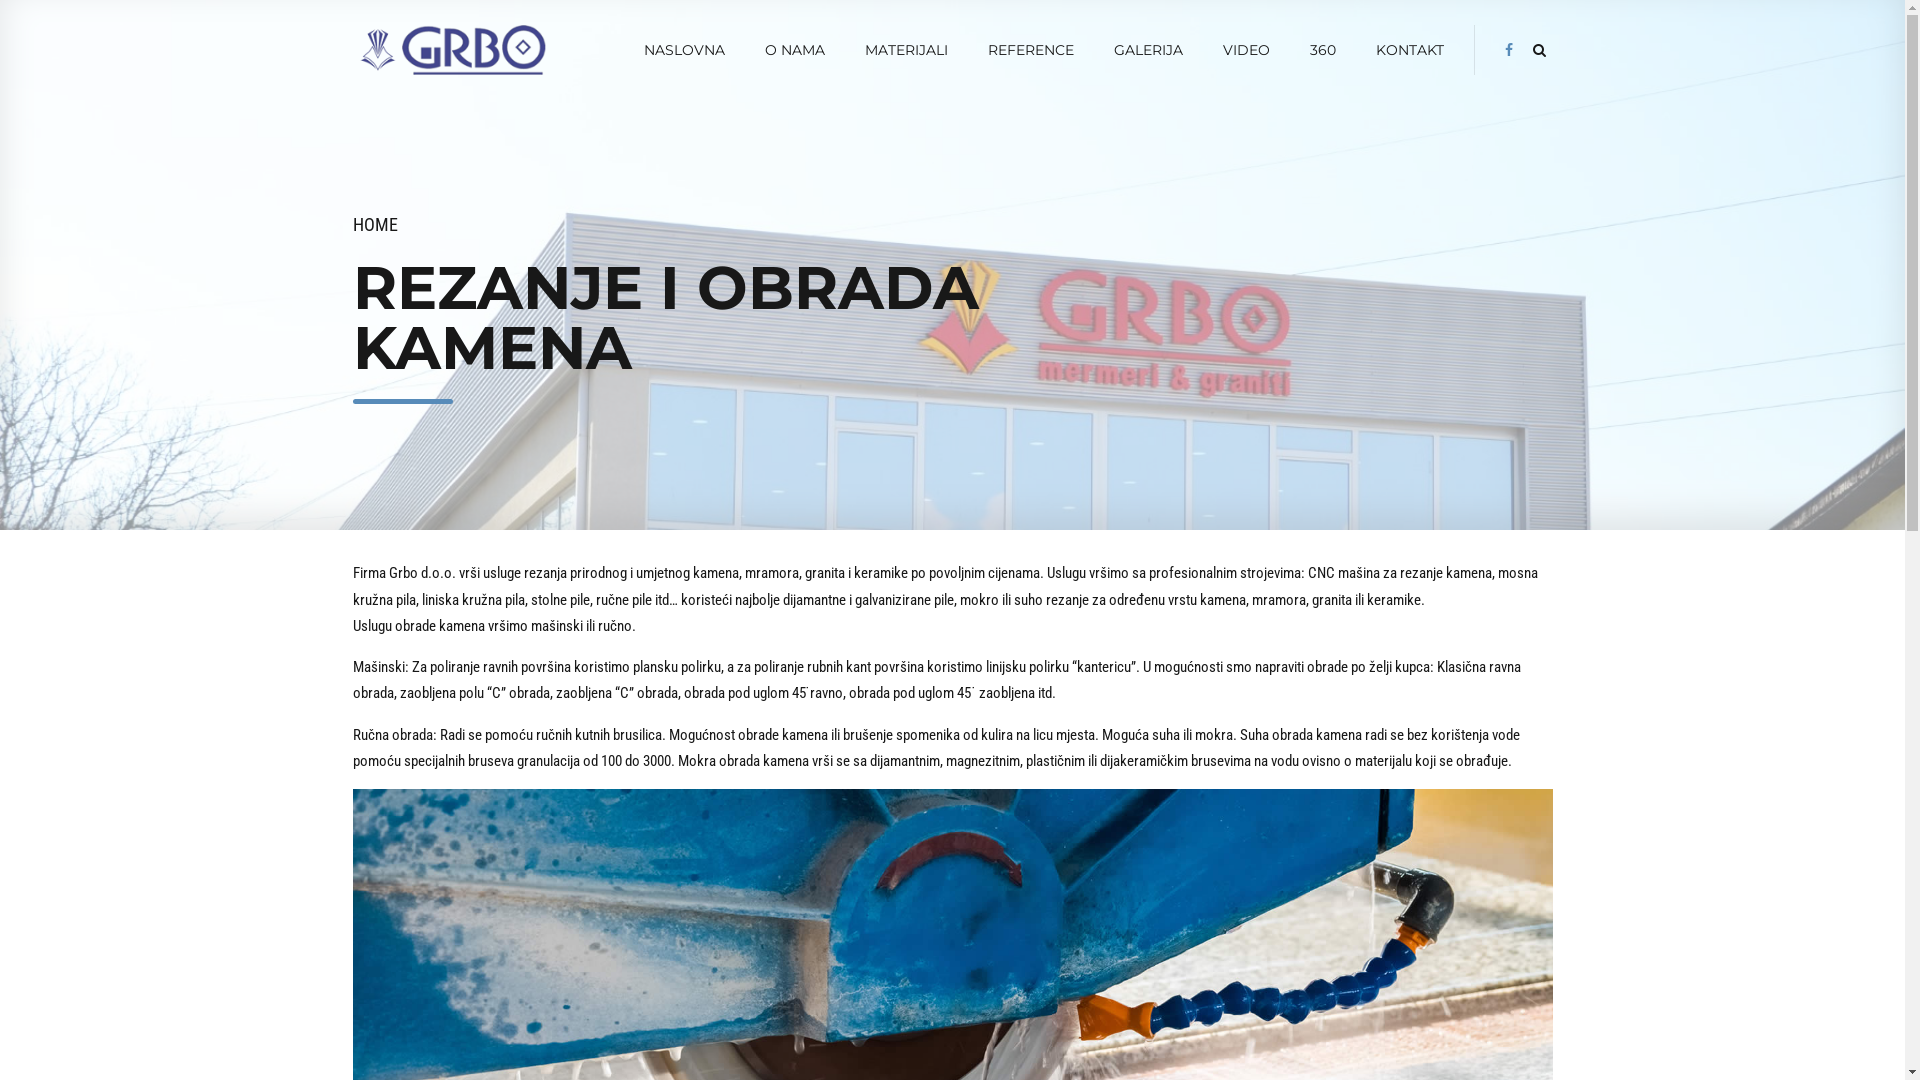 This screenshot has height=1080, width=1920. Describe the element at coordinates (1031, 49) in the screenshot. I see `'REFERENCE'` at that location.